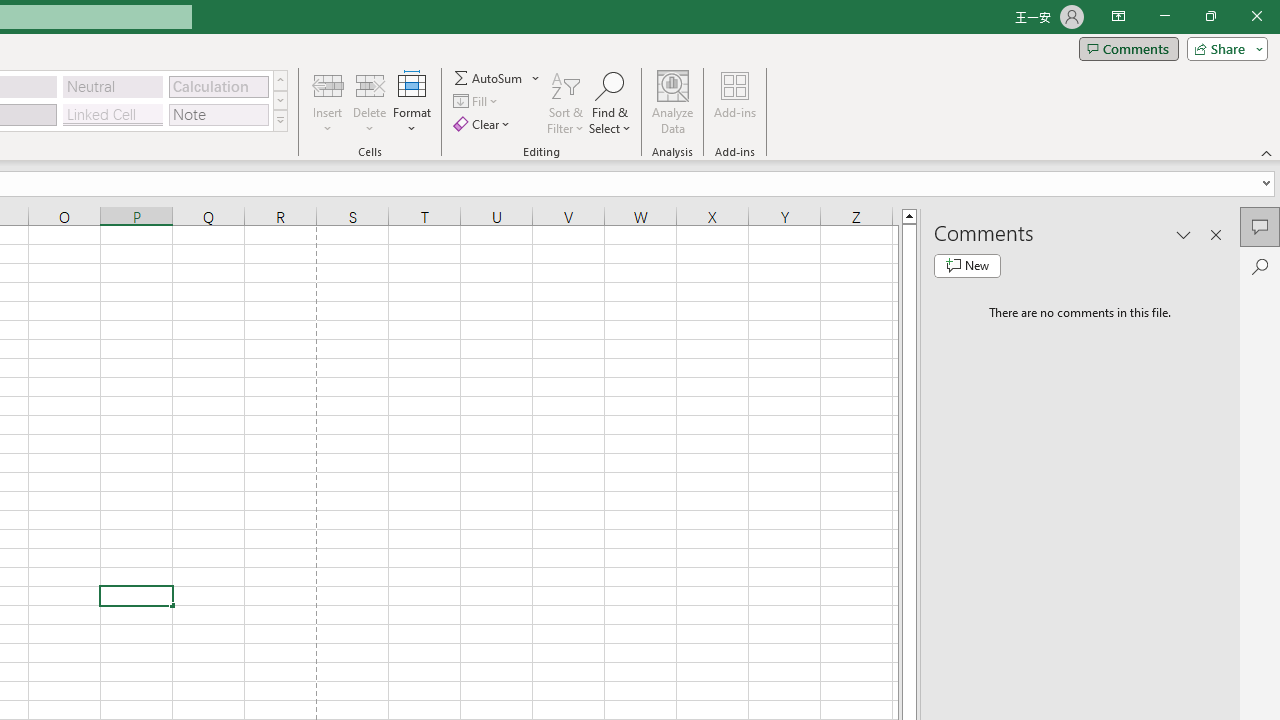 This screenshot has height=720, width=1280. Describe the element at coordinates (218, 114) in the screenshot. I see `'Note'` at that location.